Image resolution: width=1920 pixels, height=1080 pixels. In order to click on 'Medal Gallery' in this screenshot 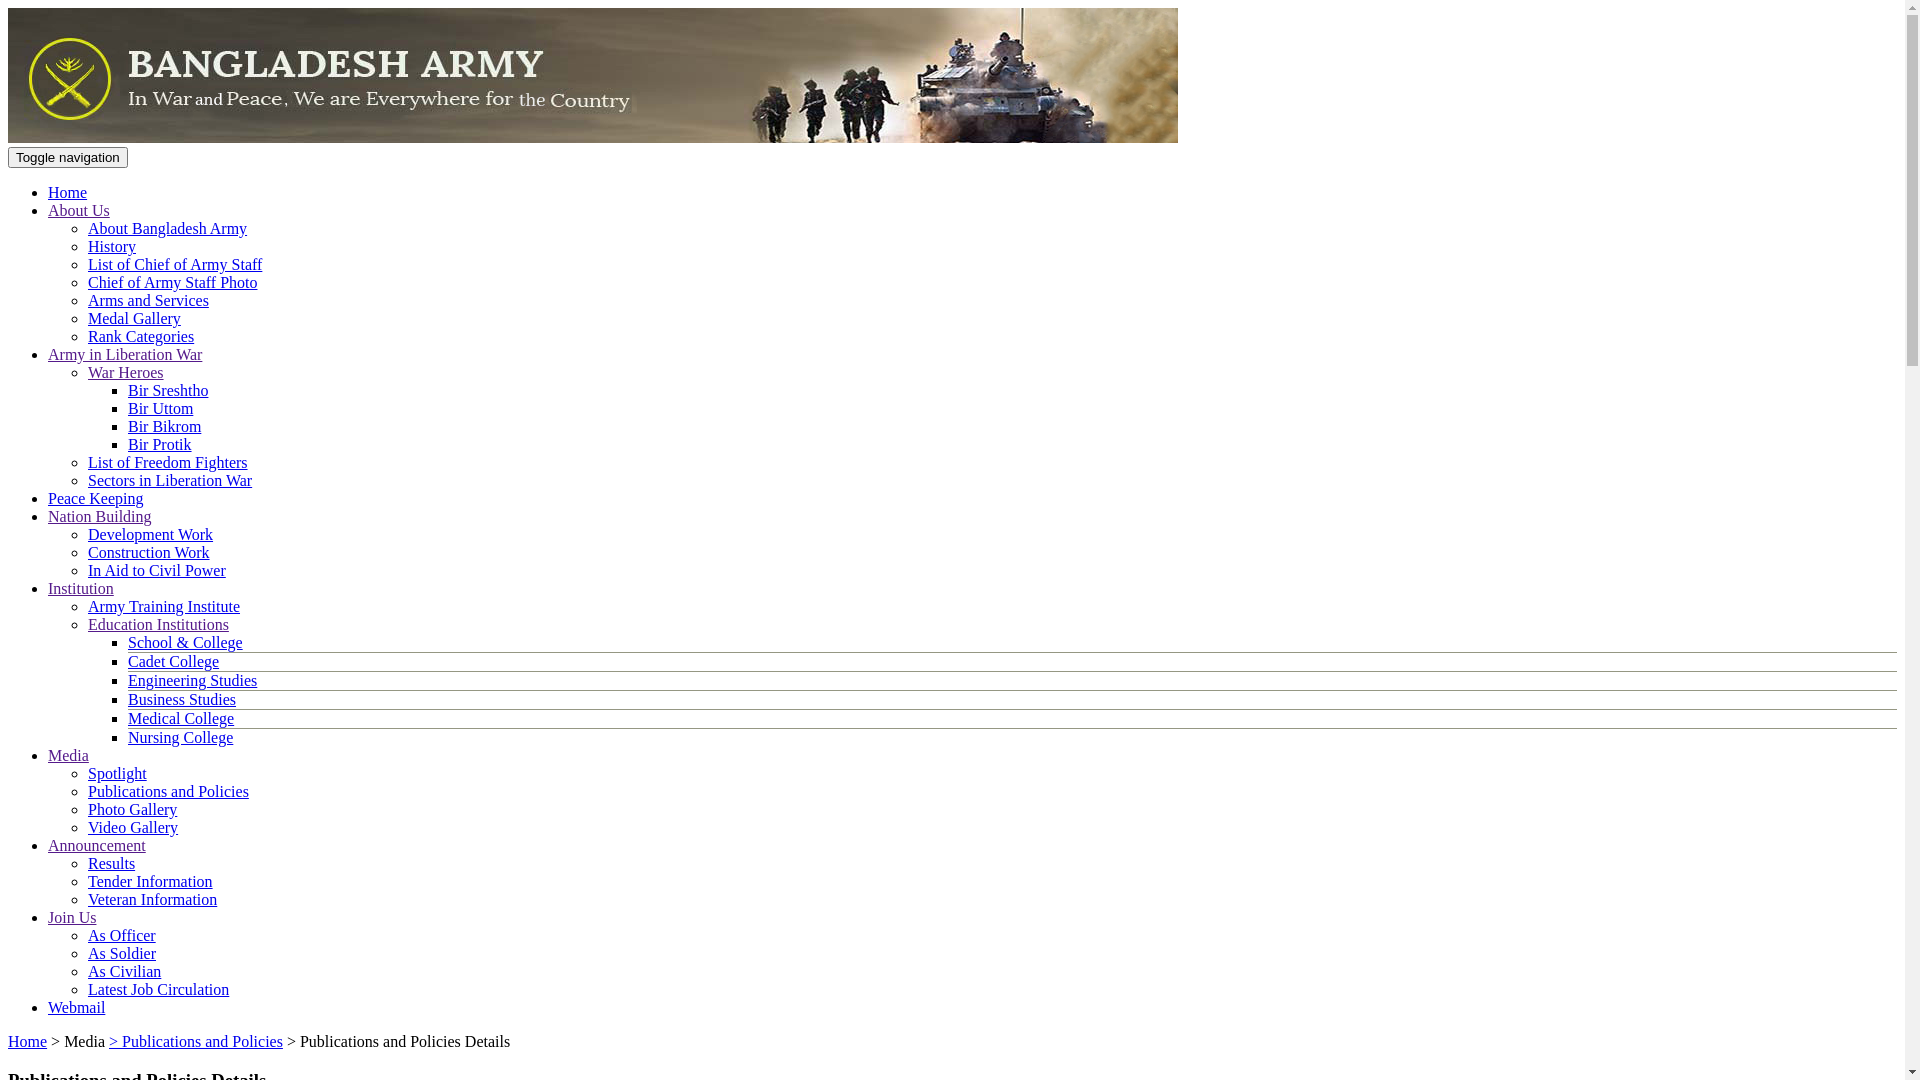, I will do `click(133, 317)`.